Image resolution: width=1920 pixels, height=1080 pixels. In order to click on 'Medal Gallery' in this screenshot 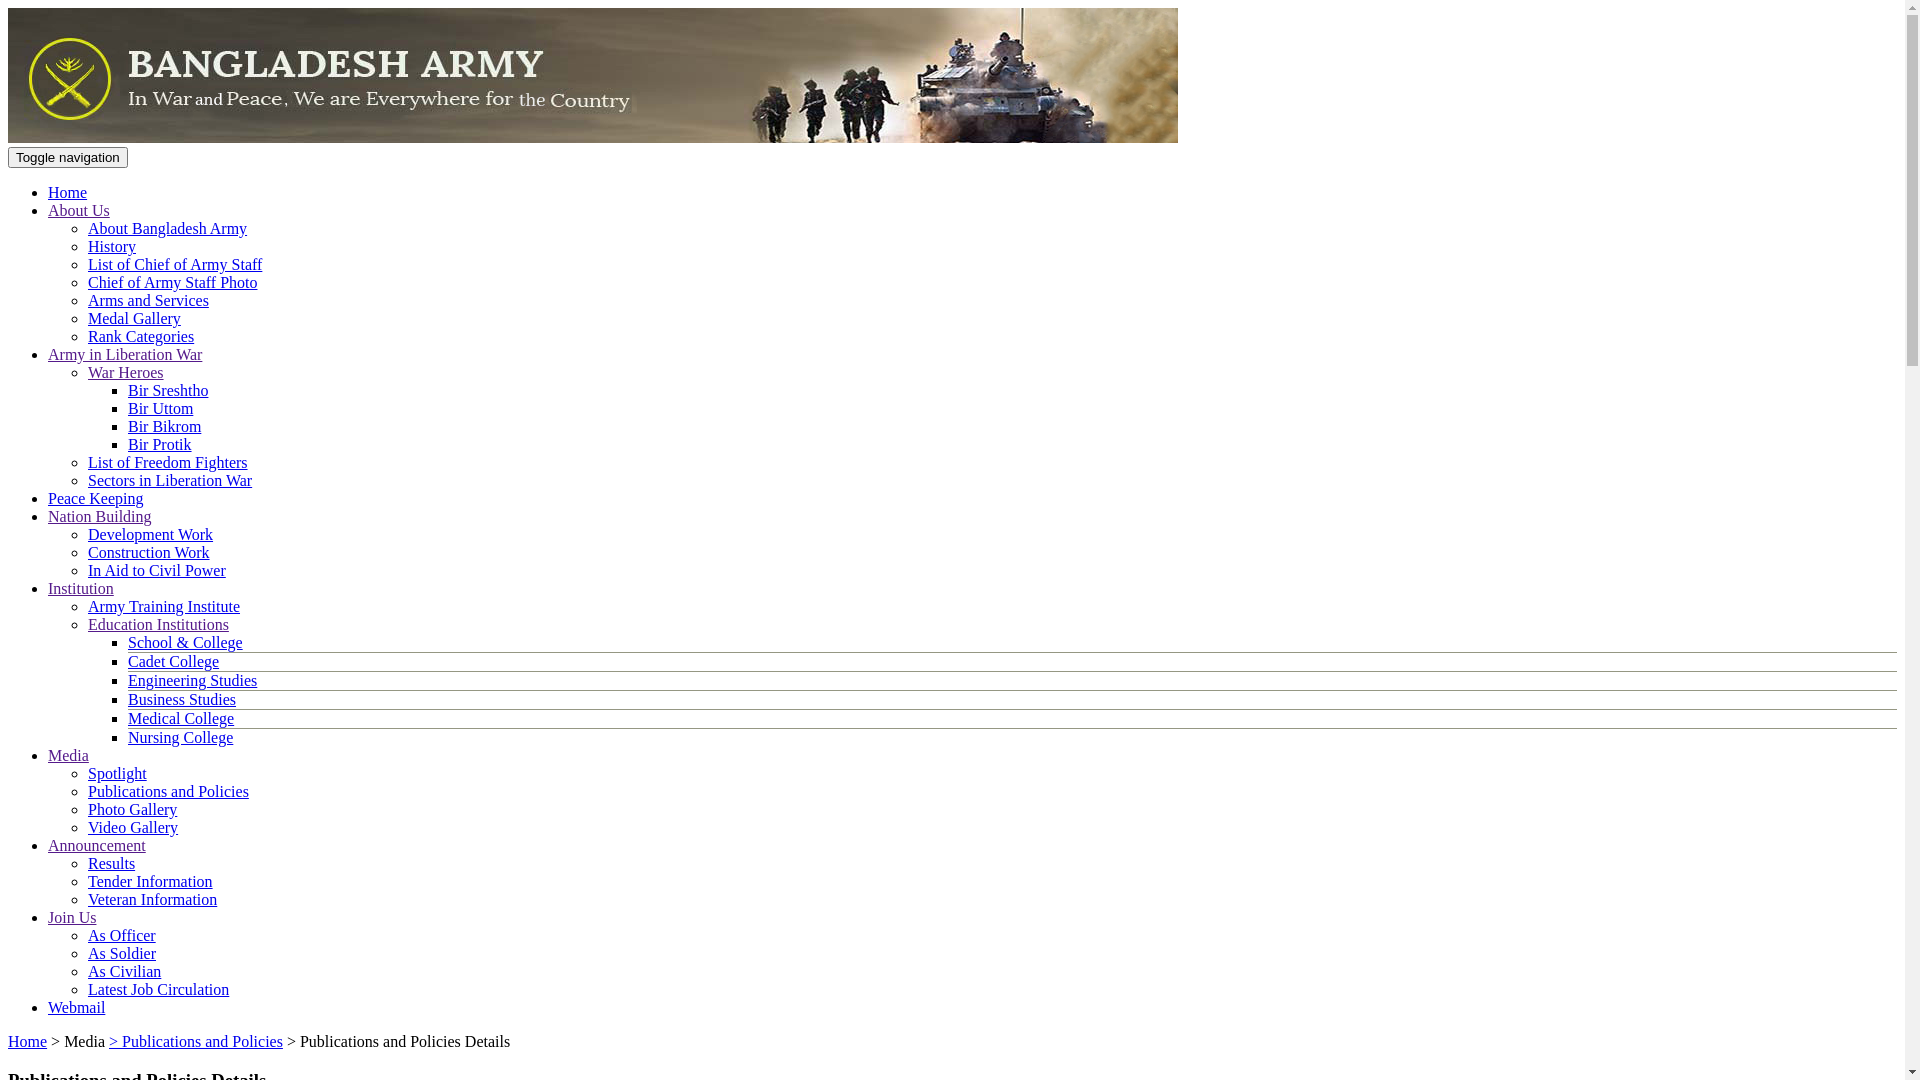, I will do `click(133, 317)`.